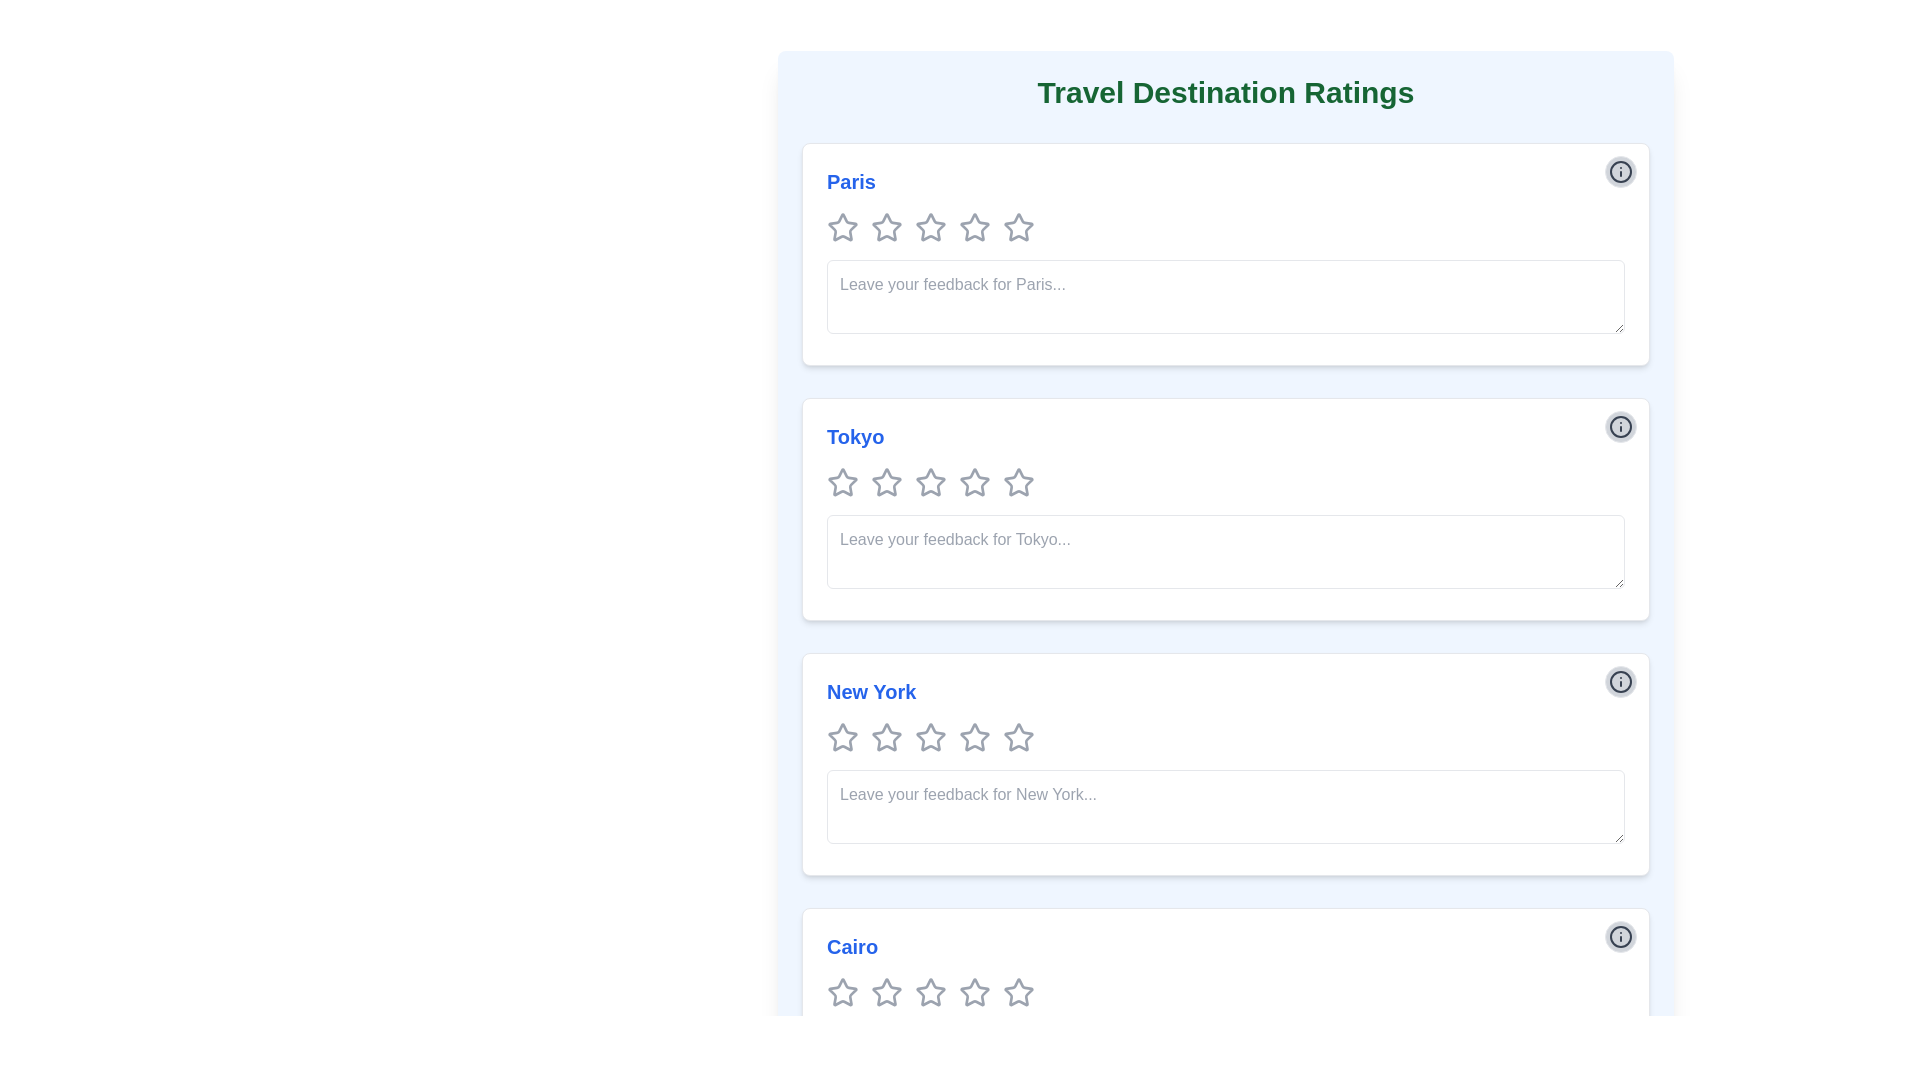  I want to click on the circular Informational button with a gray background located at the top-right corner of the 'Paris' card, so click(1621, 171).